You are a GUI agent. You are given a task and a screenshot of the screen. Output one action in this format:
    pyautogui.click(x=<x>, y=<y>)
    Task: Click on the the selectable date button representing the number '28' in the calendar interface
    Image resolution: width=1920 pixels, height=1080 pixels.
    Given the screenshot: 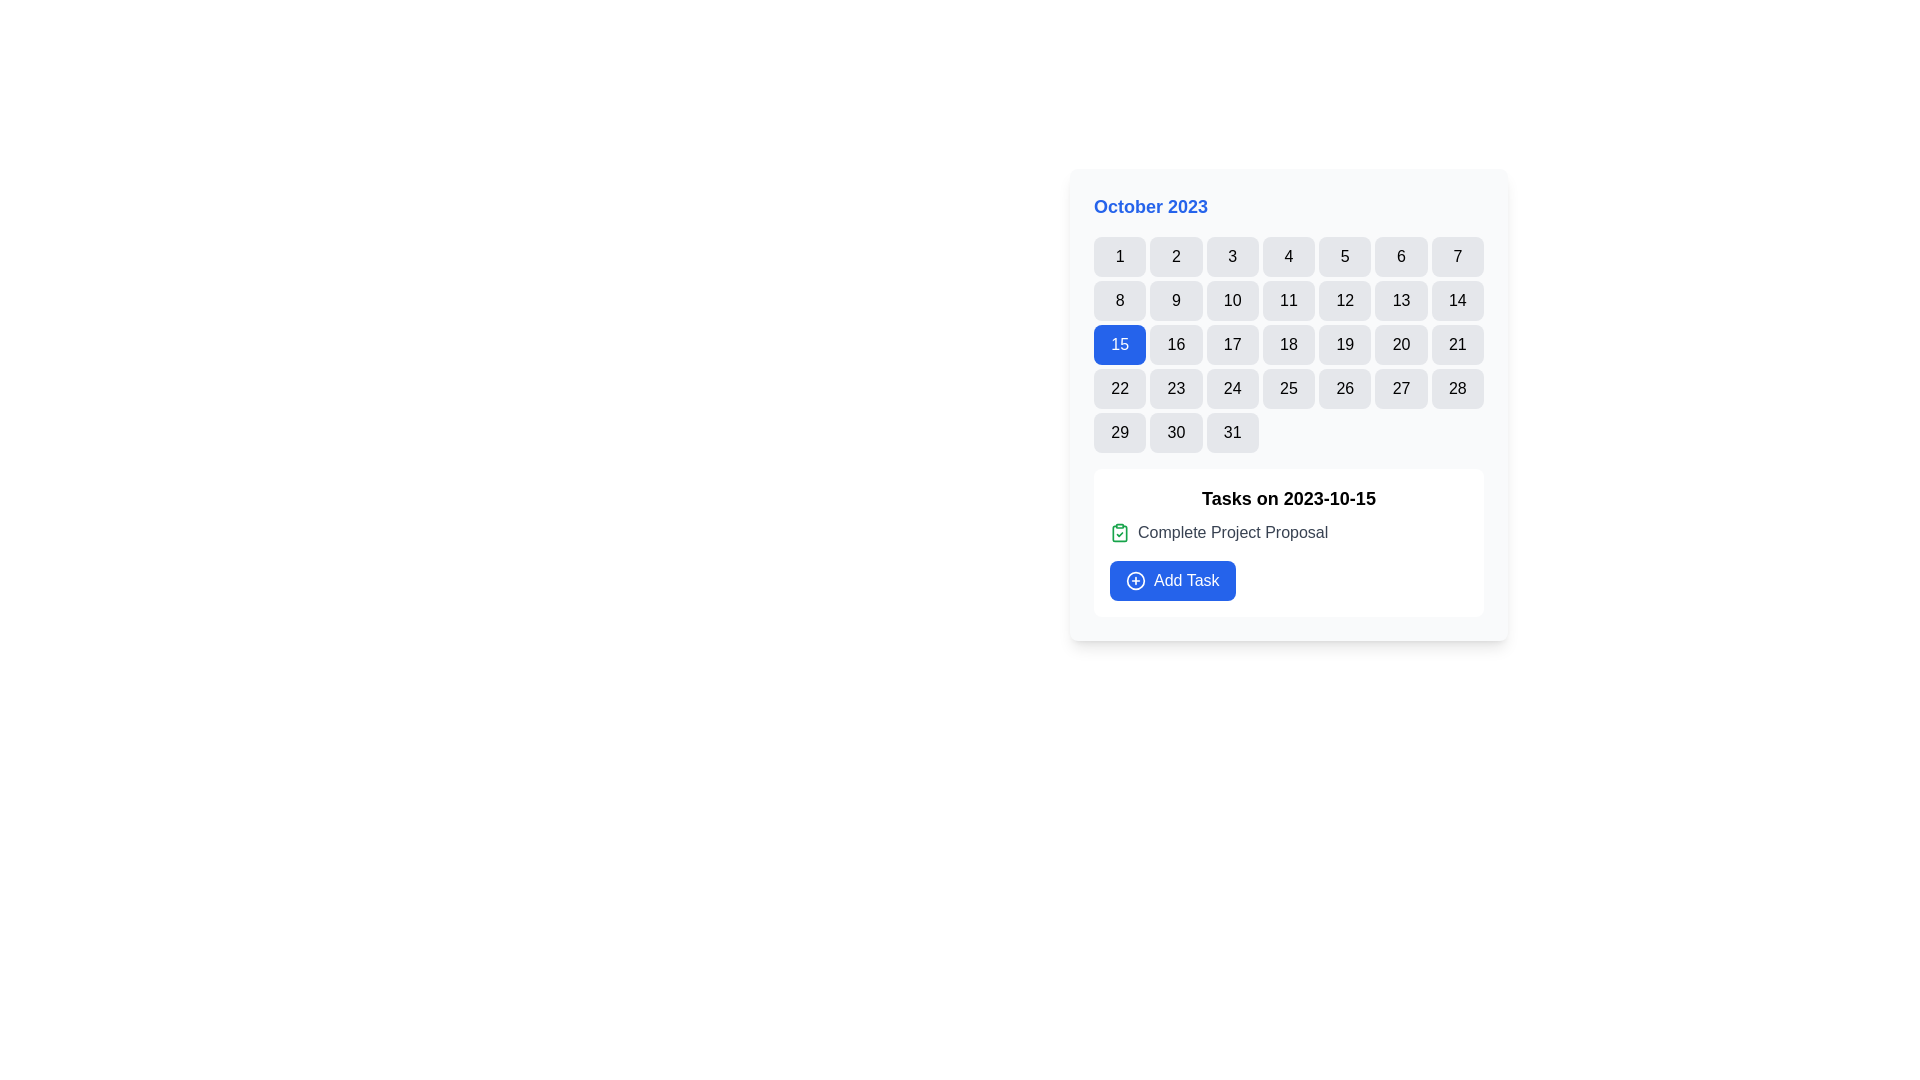 What is the action you would take?
    pyautogui.click(x=1457, y=389)
    